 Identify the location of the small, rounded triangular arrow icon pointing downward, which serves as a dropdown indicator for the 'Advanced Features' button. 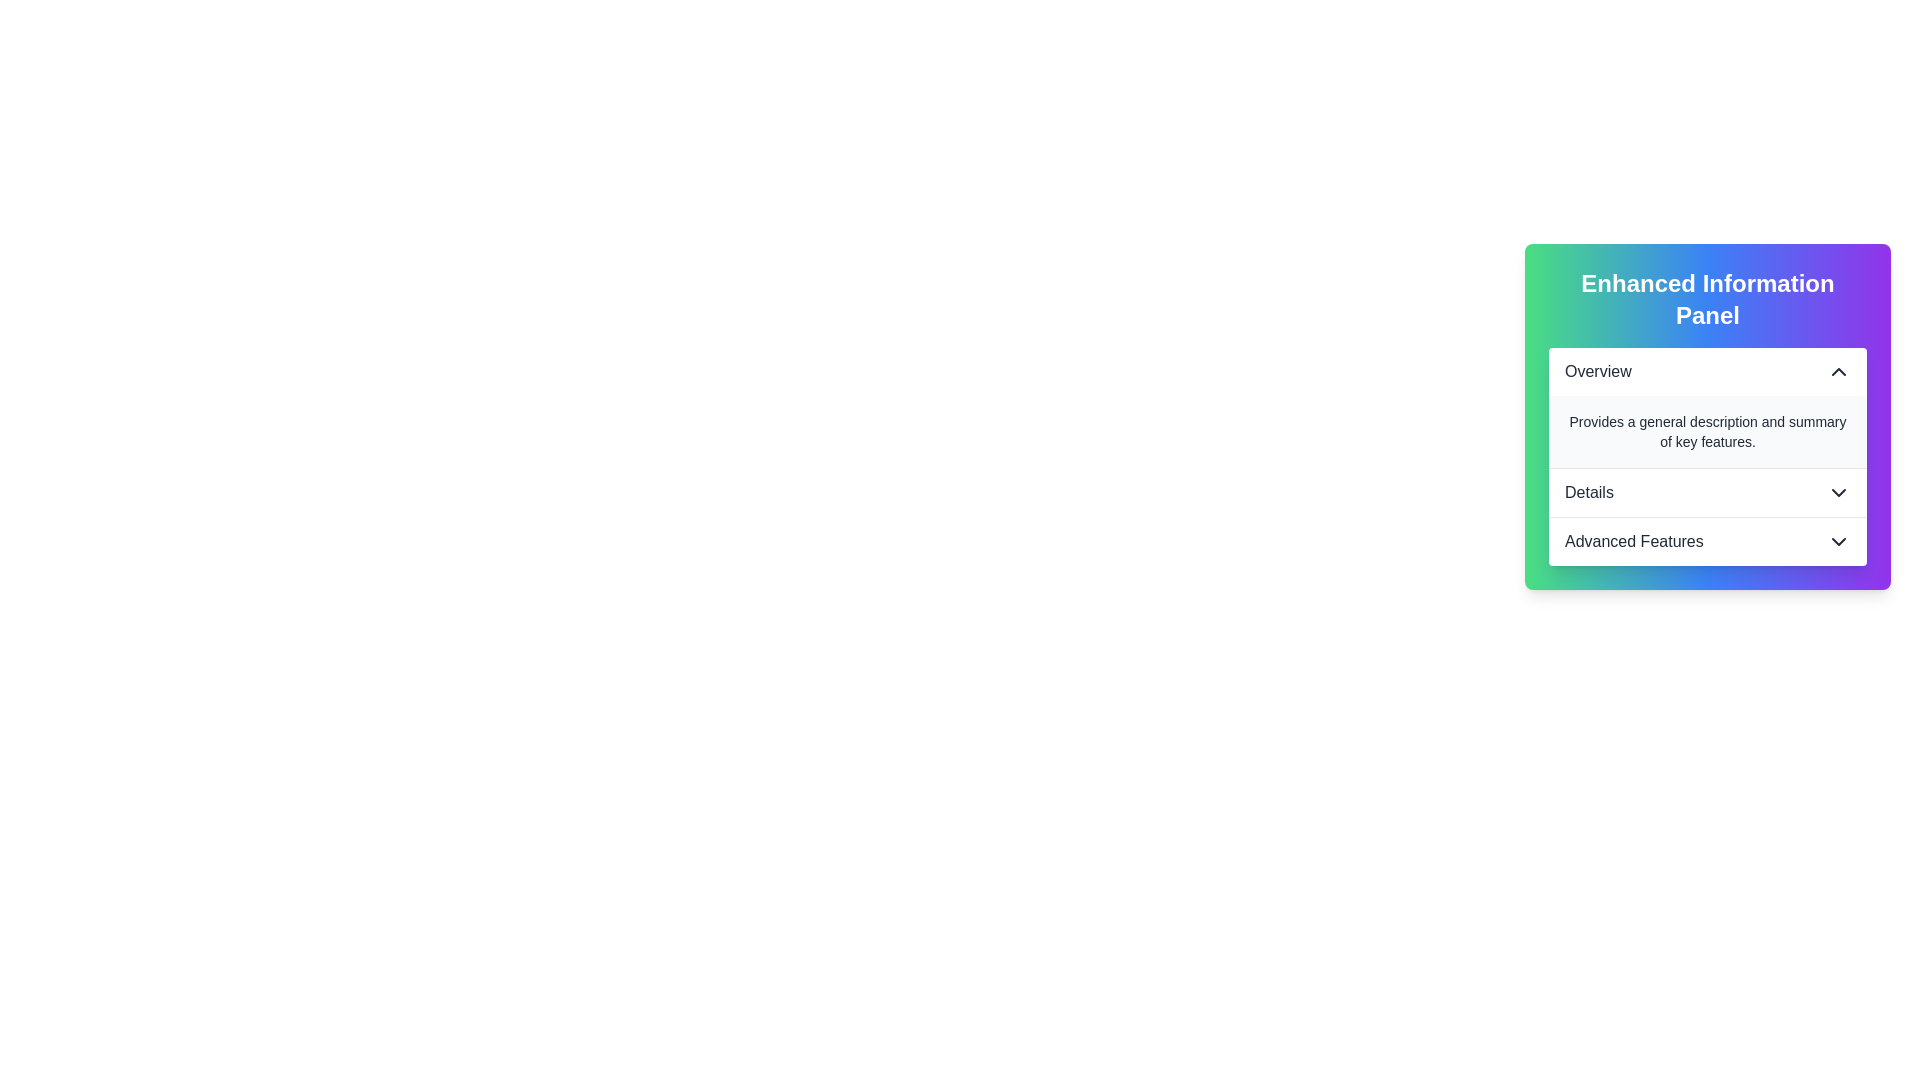
(1838, 542).